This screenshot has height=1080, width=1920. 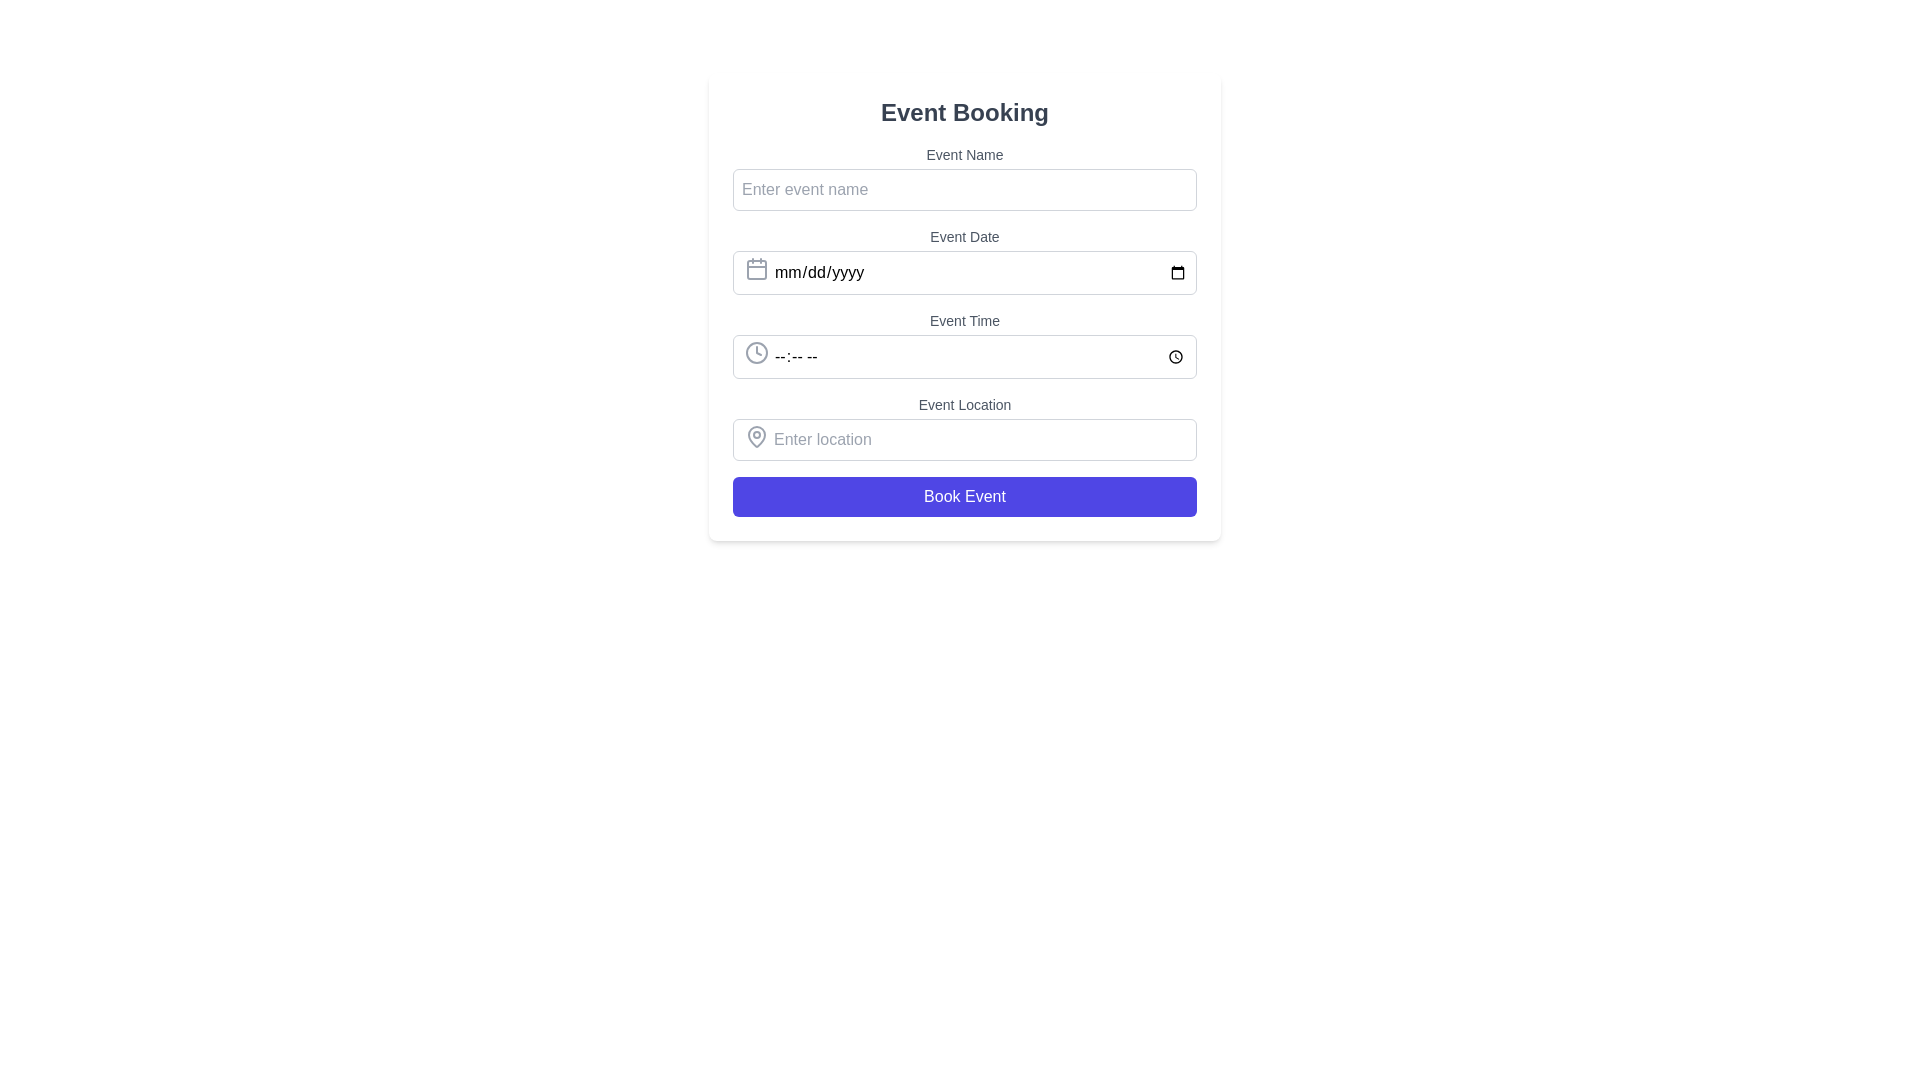 What do you see at coordinates (964, 273) in the screenshot?
I see `the 'date' input field in the 'Event Date' section` at bounding box center [964, 273].